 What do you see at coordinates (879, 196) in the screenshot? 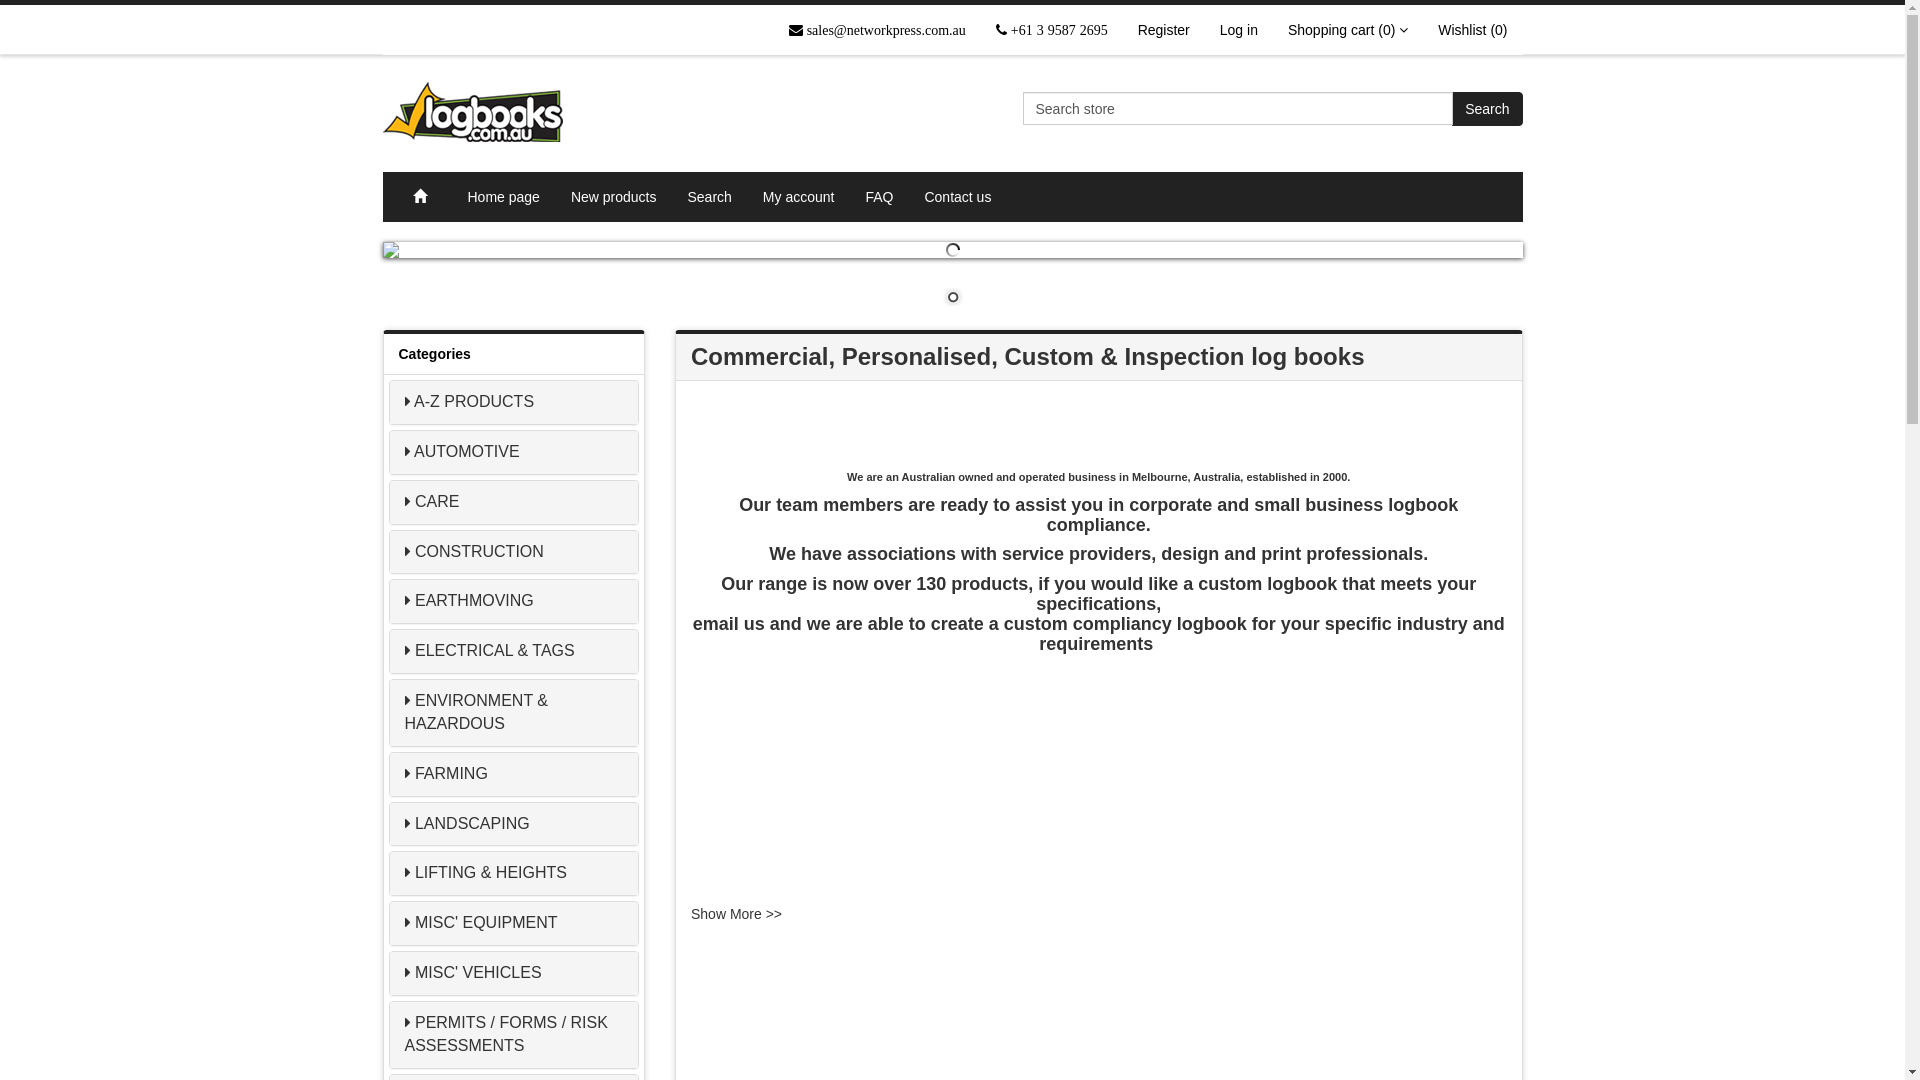
I see `'FAQ'` at bounding box center [879, 196].